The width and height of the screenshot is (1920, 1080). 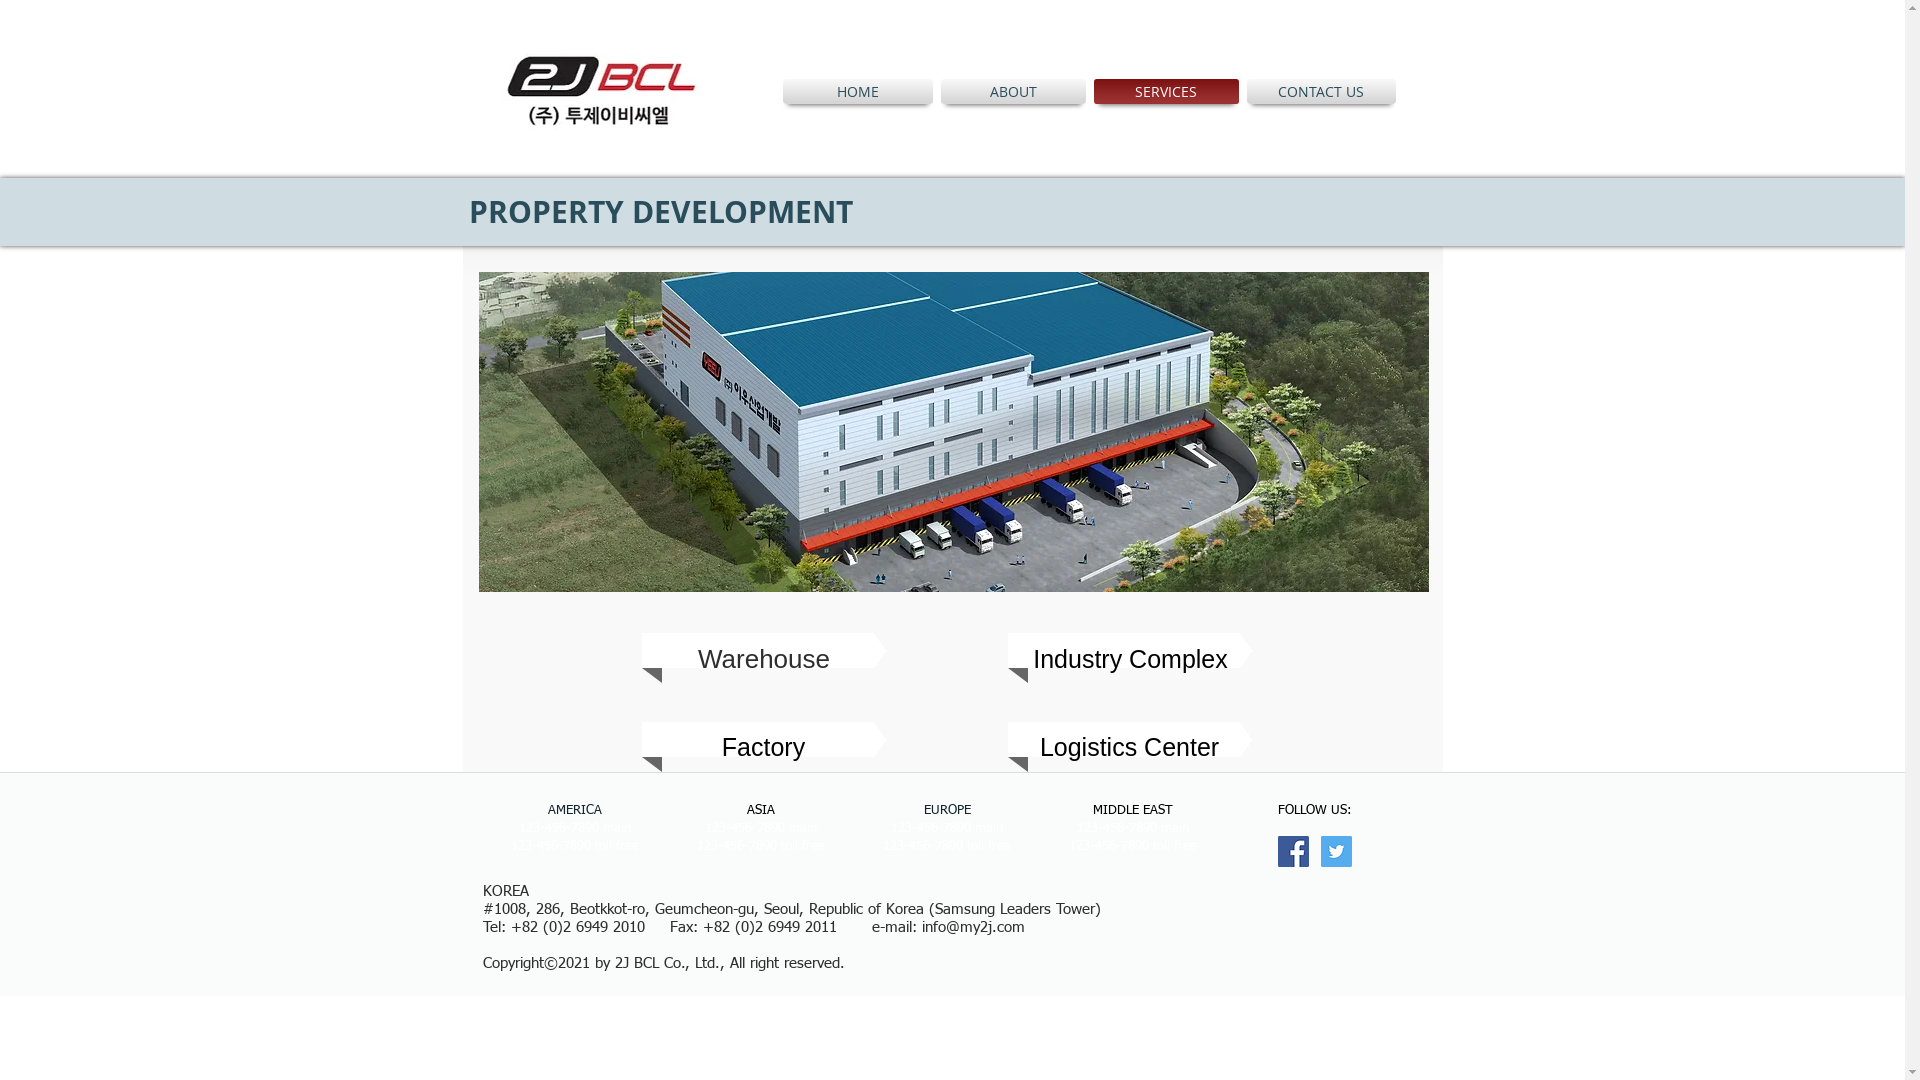 I want to click on 'CONTACT US', so click(x=1318, y=91).